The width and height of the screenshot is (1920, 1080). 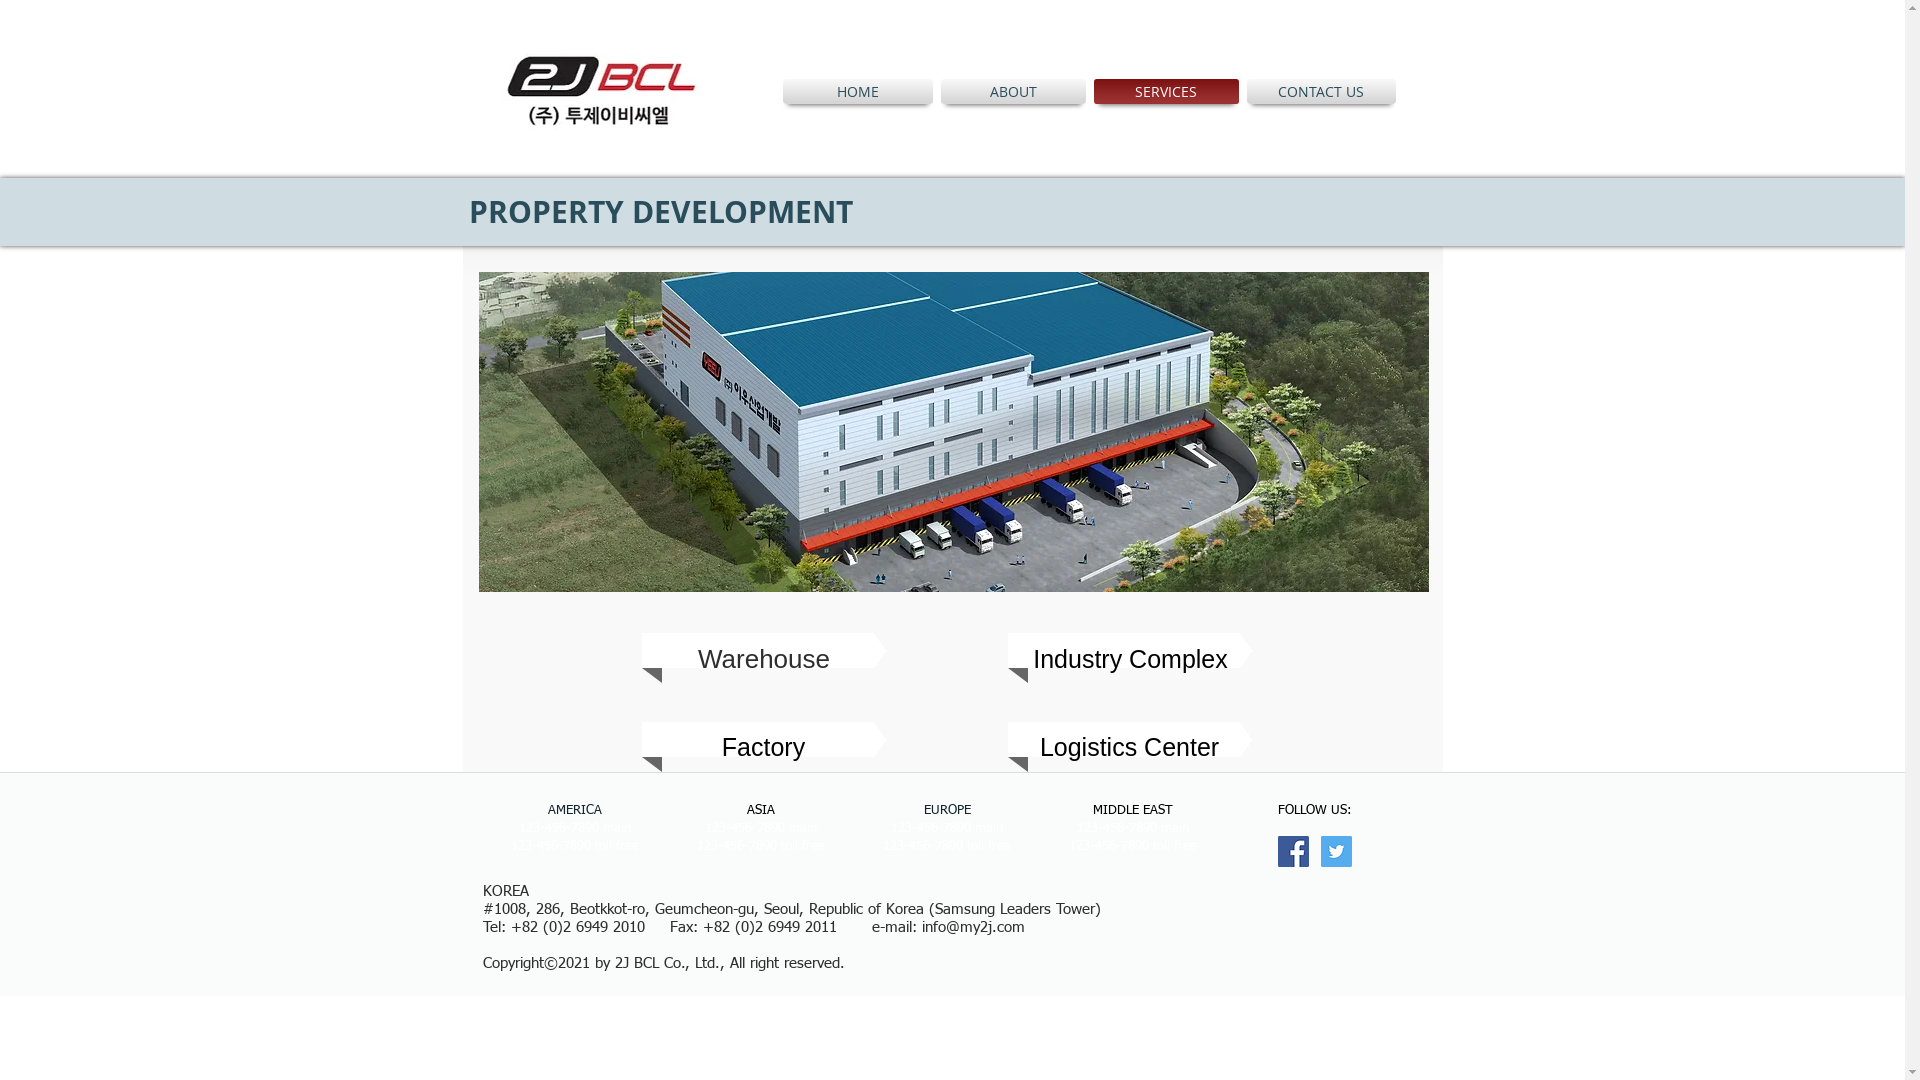 I want to click on 'CONTACT US', so click(x=1318, y=91).